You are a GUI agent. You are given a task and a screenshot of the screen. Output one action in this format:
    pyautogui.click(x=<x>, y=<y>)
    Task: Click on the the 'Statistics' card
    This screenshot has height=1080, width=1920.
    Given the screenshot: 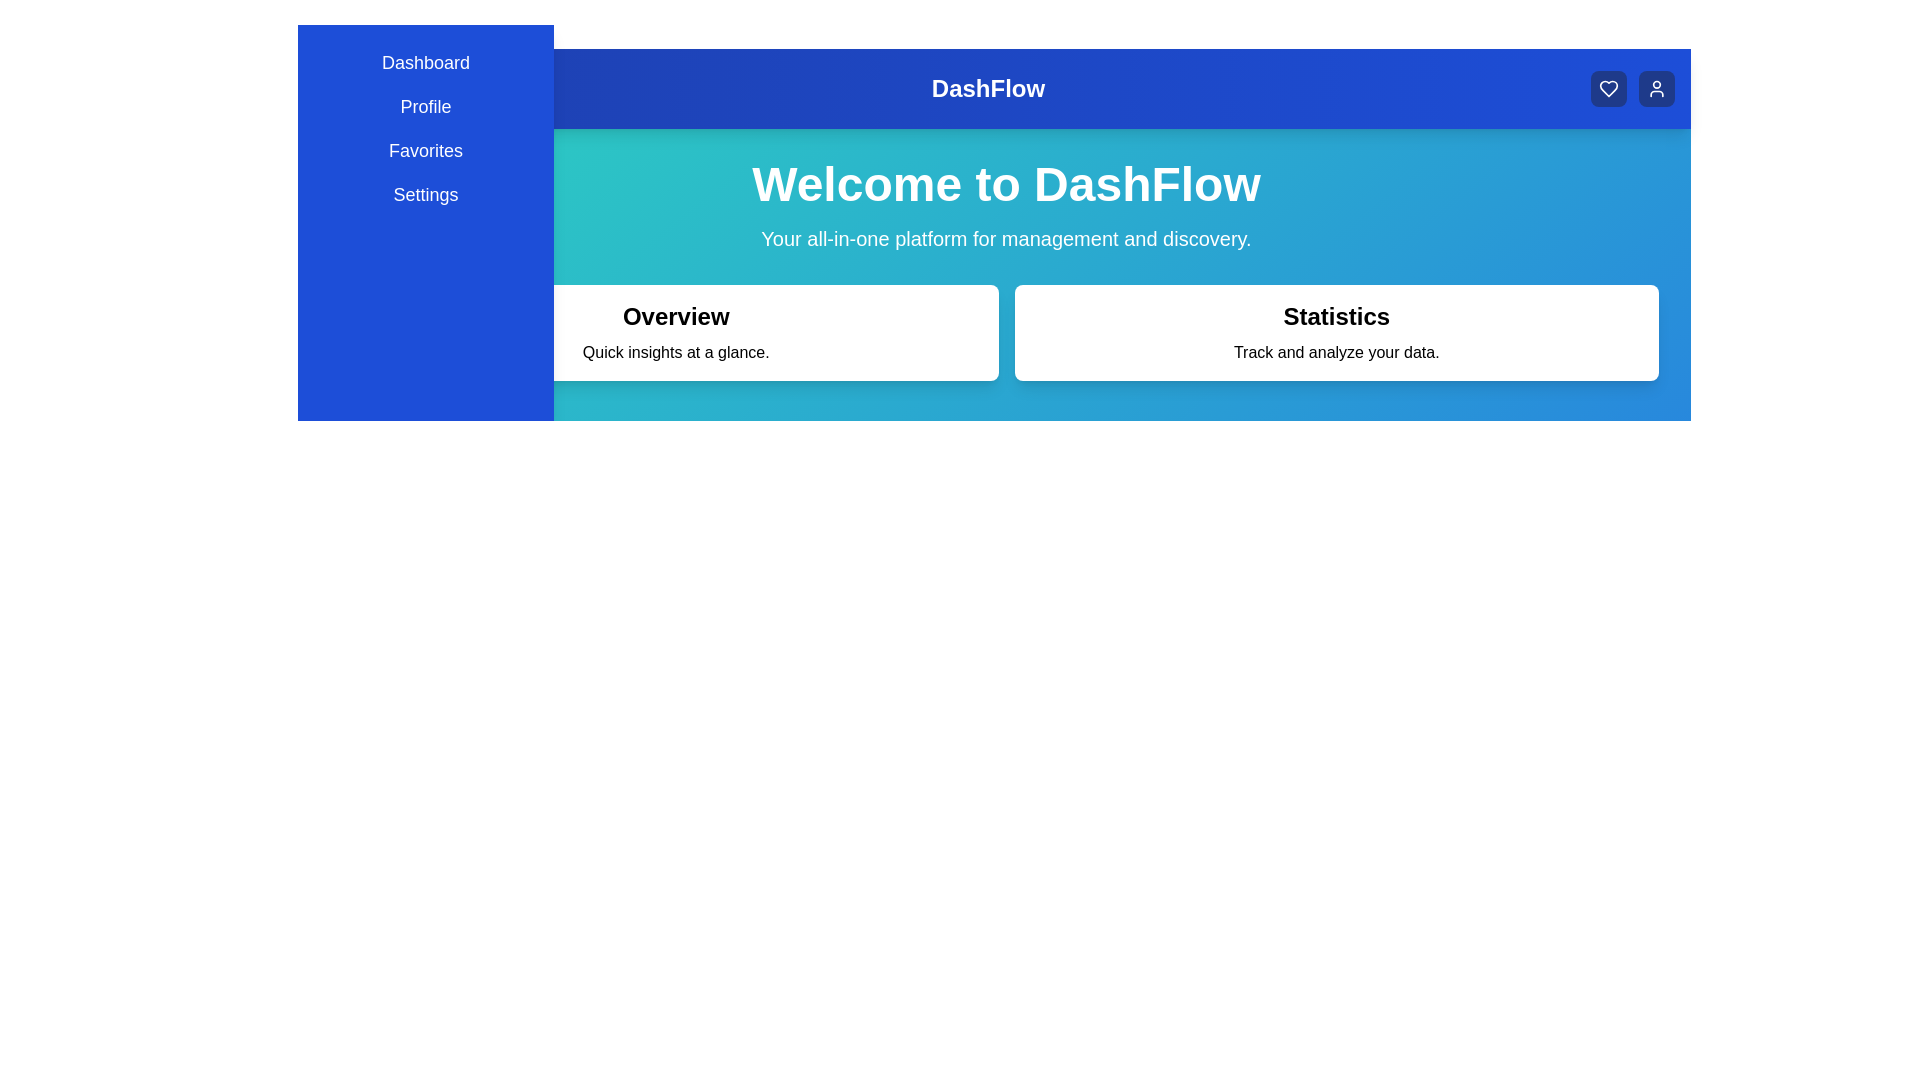 What is the action you would take?
    pyautogui.click(x=1336, y=331)
    